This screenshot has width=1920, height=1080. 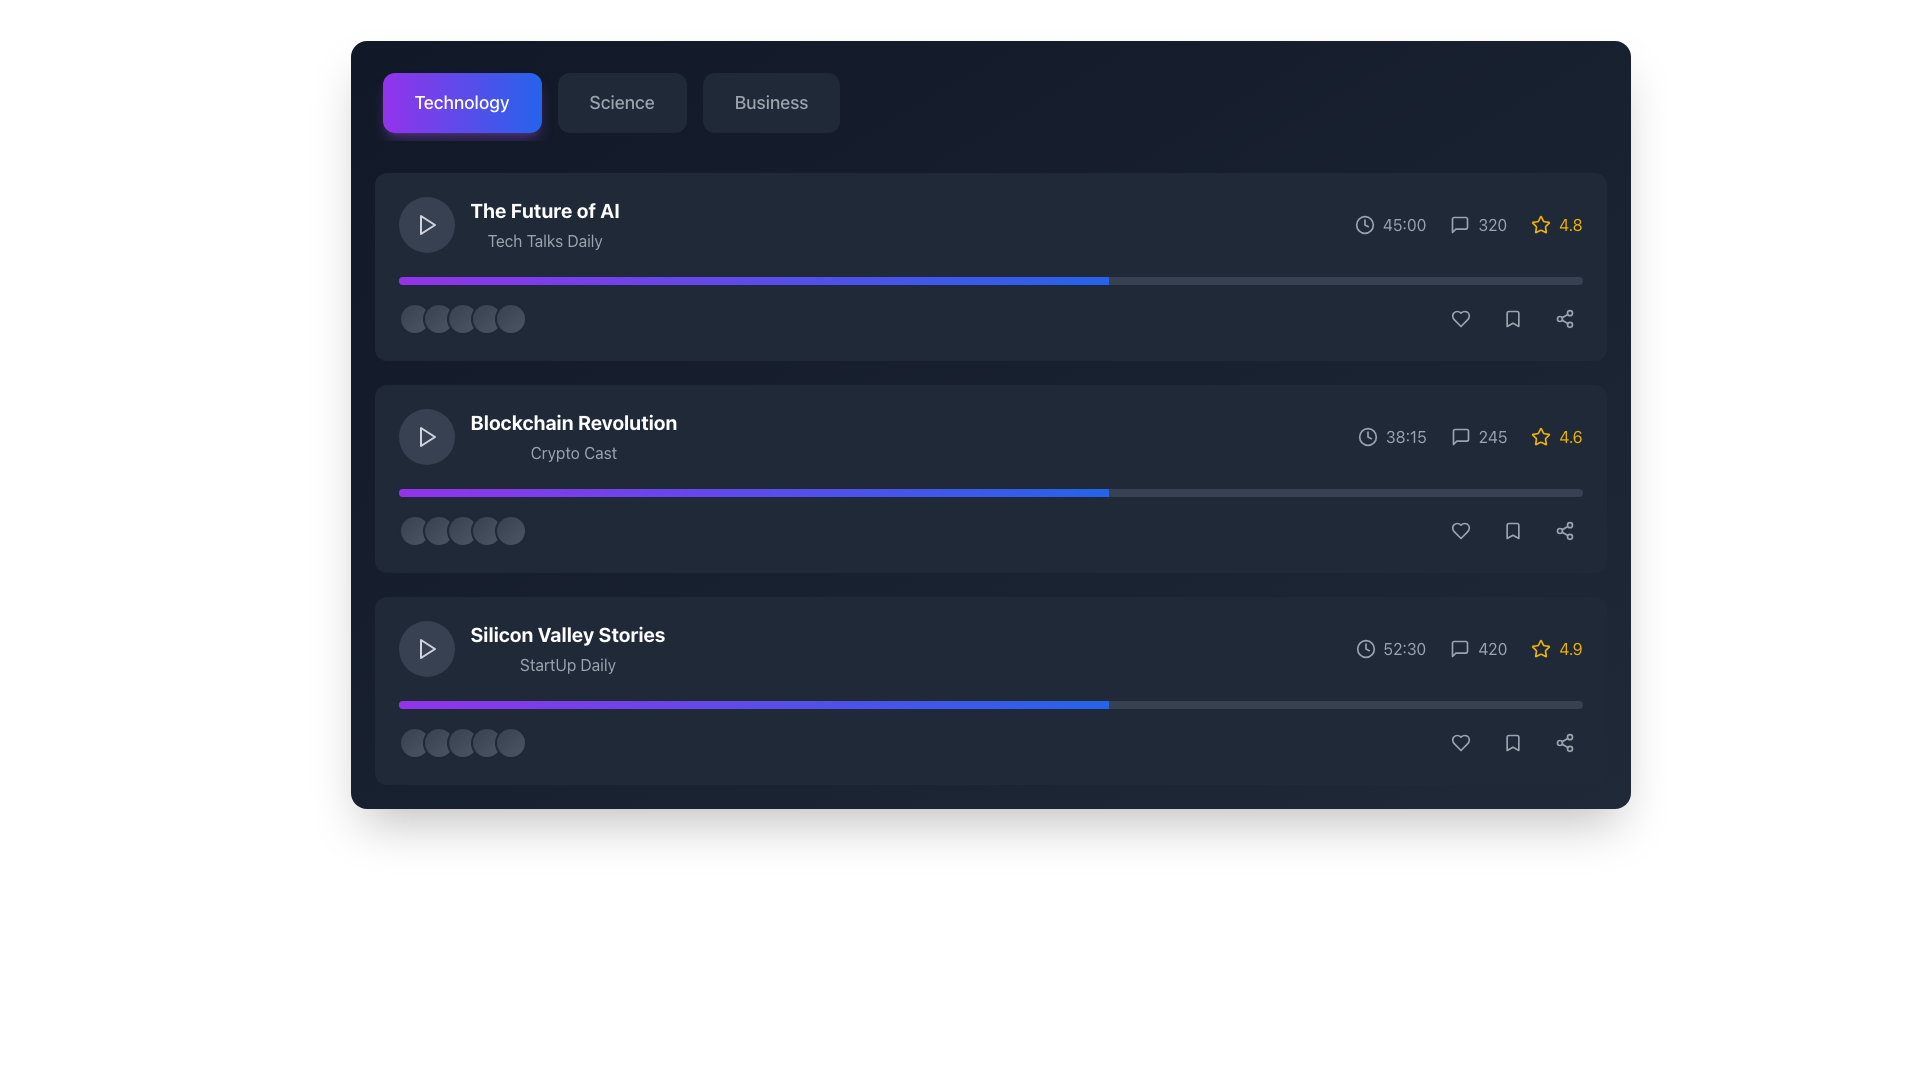 I want to click on or read the rating value displayed as '4.8' in bold yellow text, which is located to the immediate right of a star icon, so click(x=1569, y=224).